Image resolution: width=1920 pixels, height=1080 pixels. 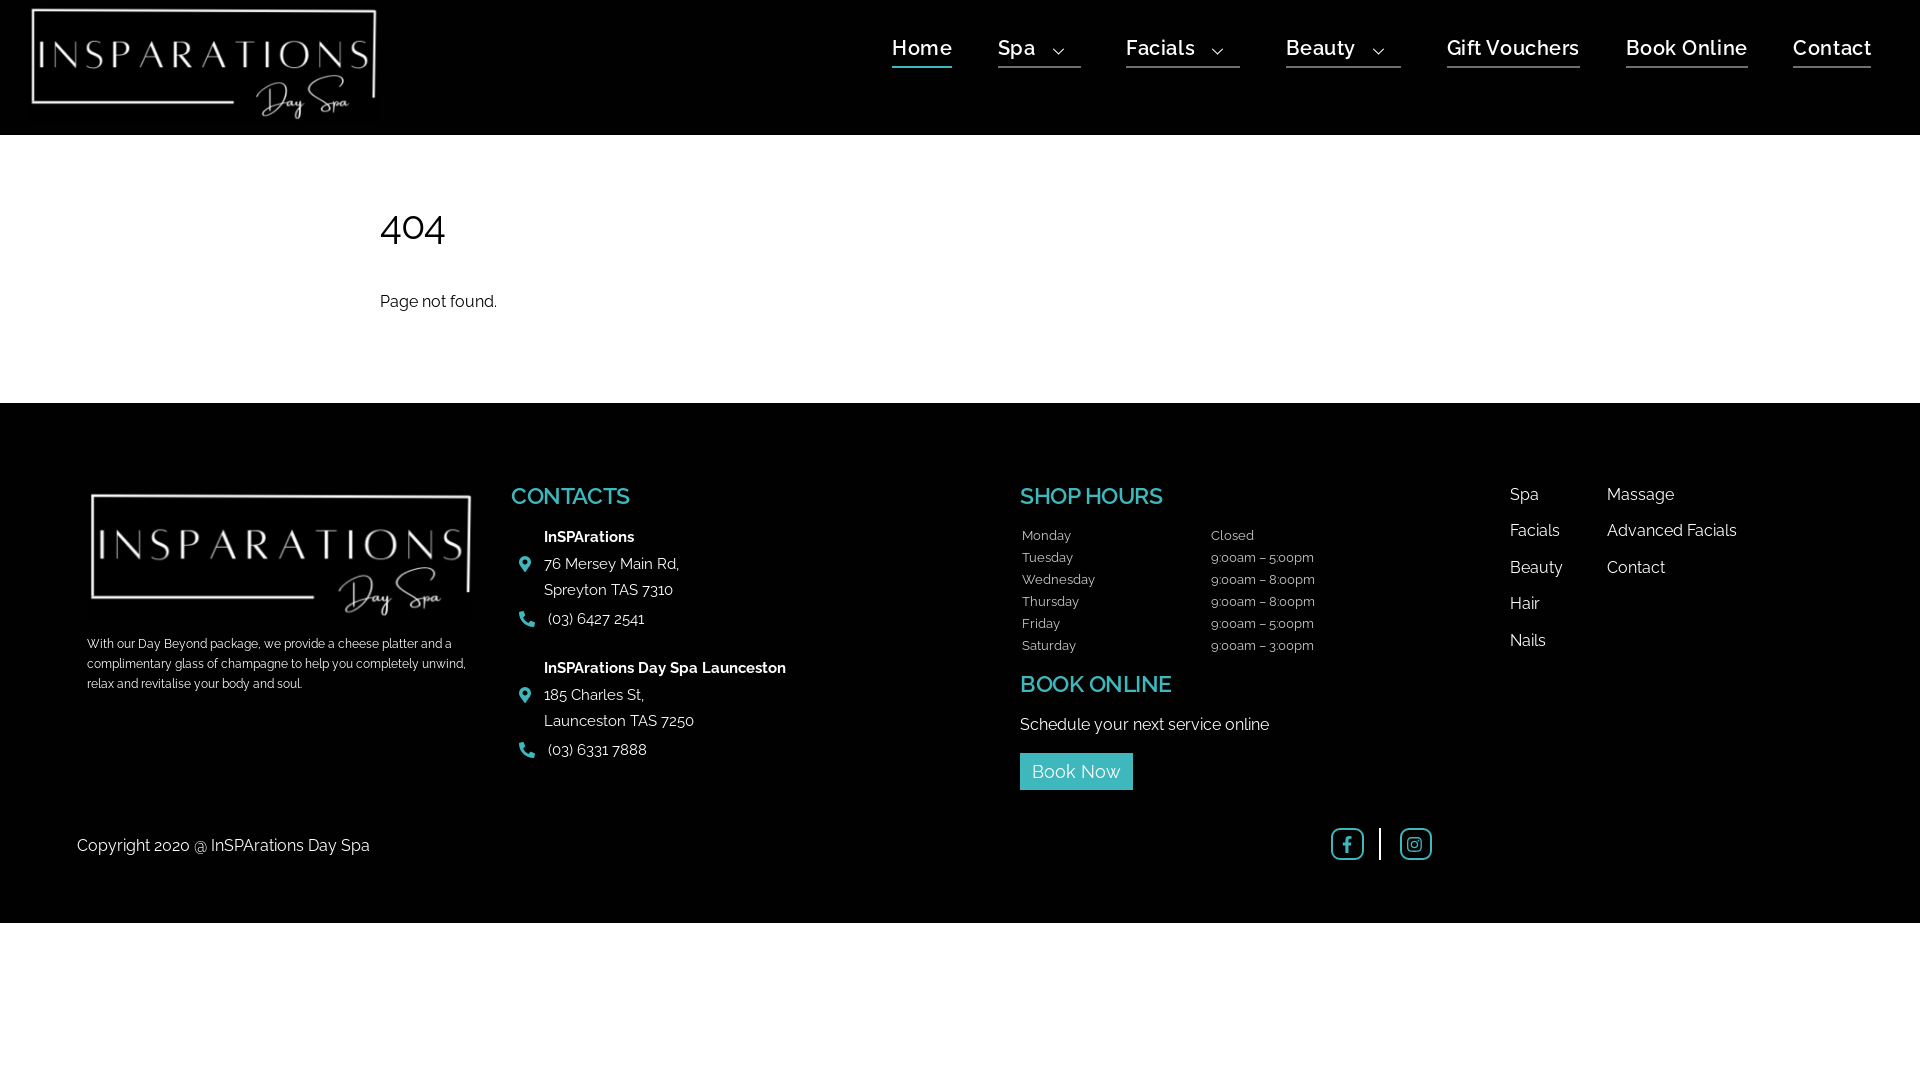 I want to click on 'Contact', so click(x=1832, y=50).